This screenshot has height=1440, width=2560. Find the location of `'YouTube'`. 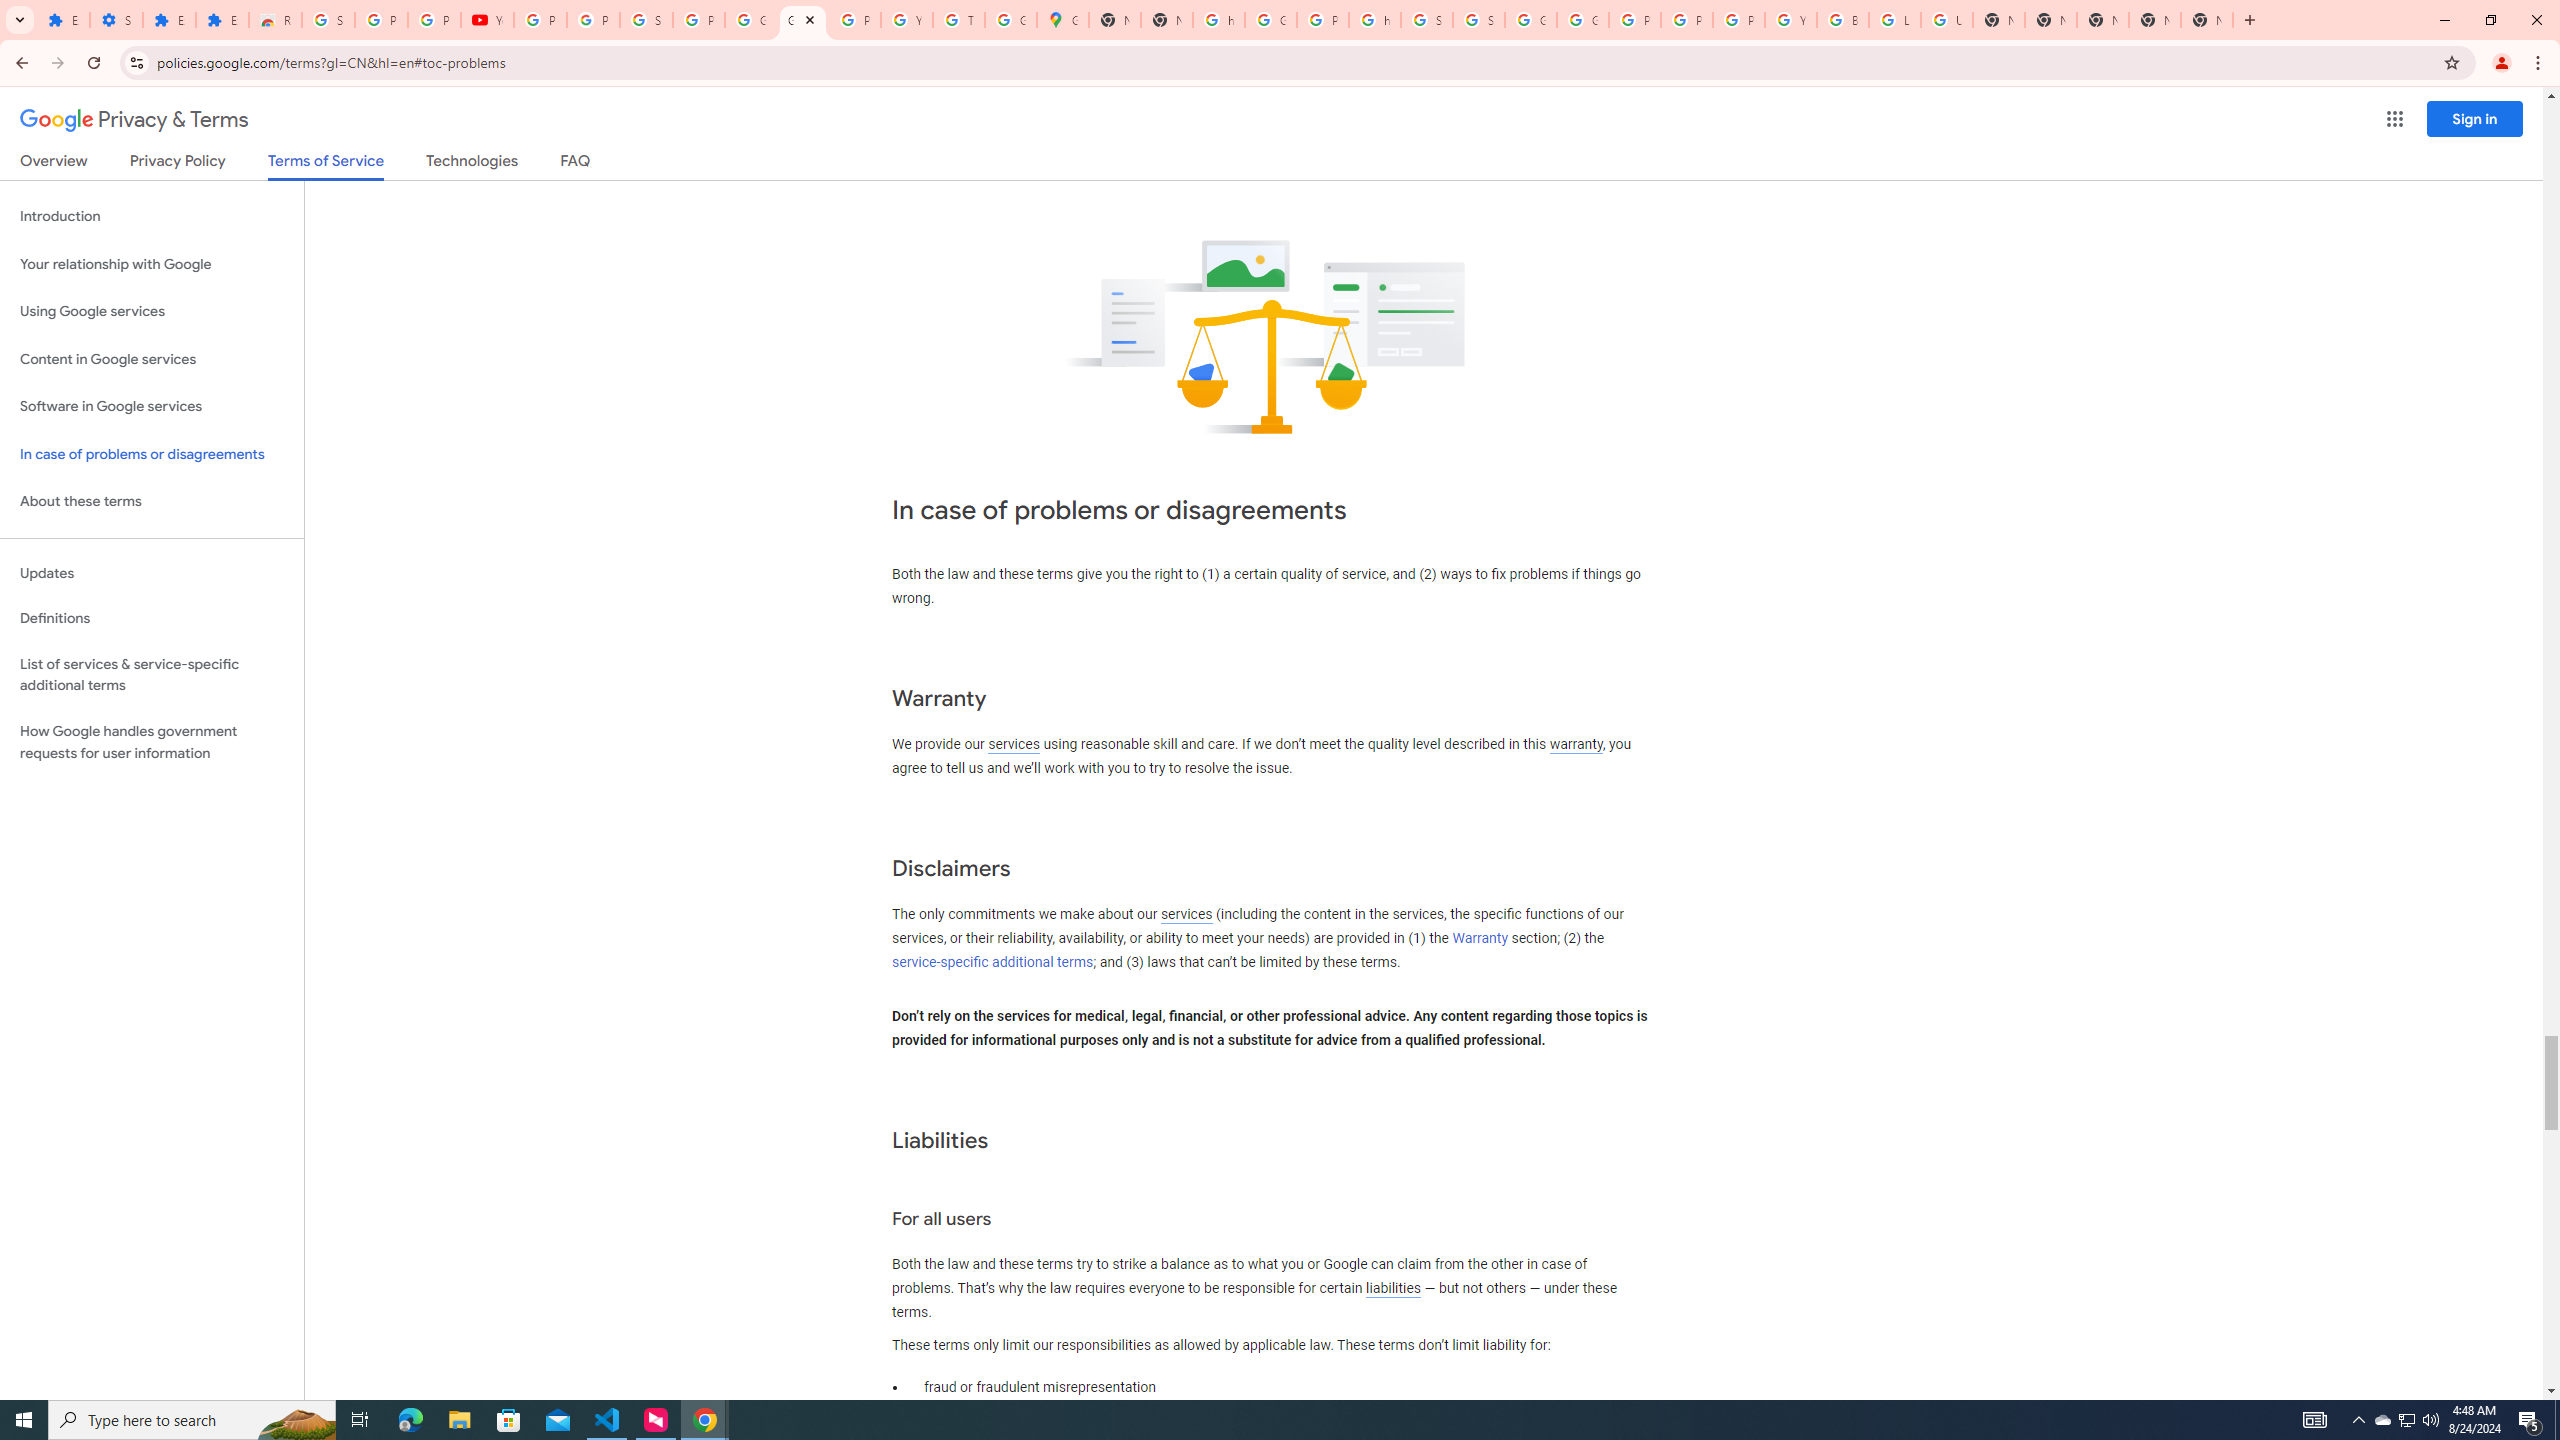

'YouTube' is located at coordinates (486, 19).